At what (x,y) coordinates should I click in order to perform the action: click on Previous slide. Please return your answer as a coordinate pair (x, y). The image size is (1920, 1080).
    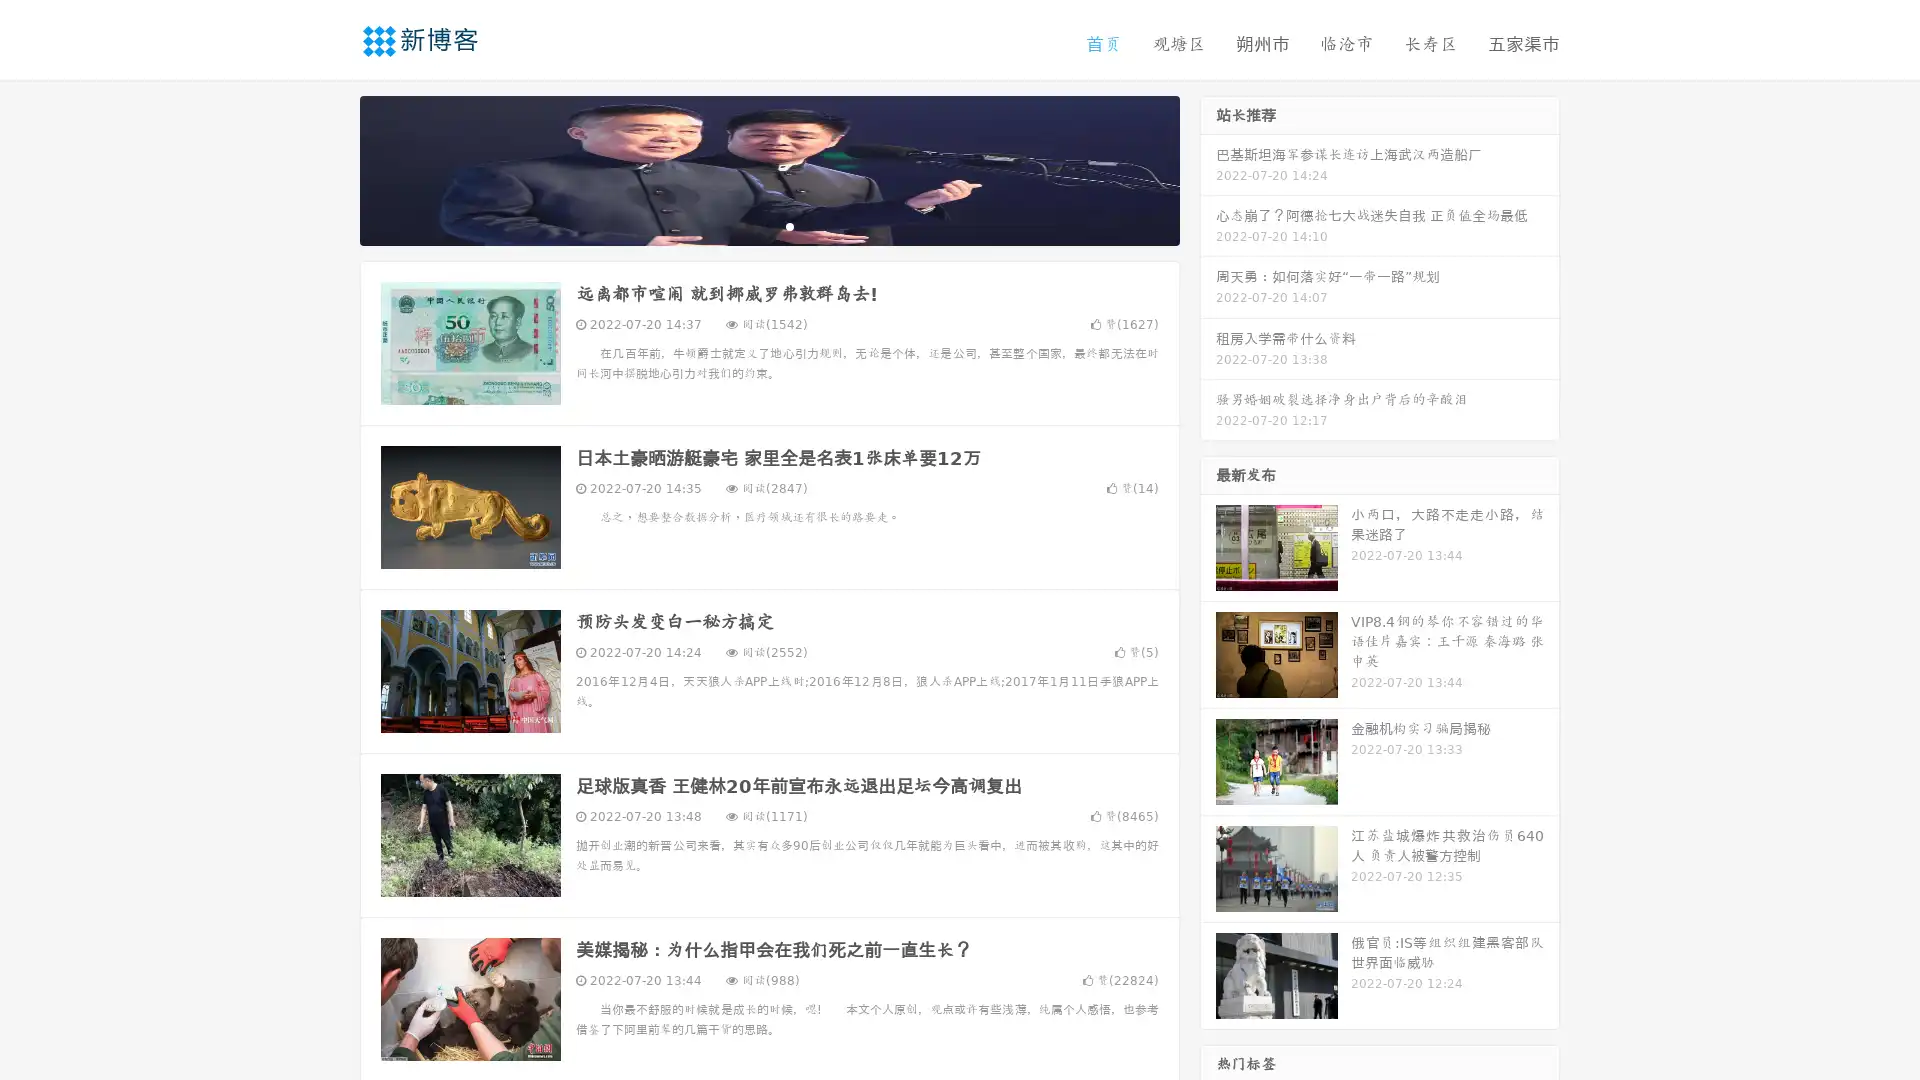
    Looking at the image, I should click on (330, 168).